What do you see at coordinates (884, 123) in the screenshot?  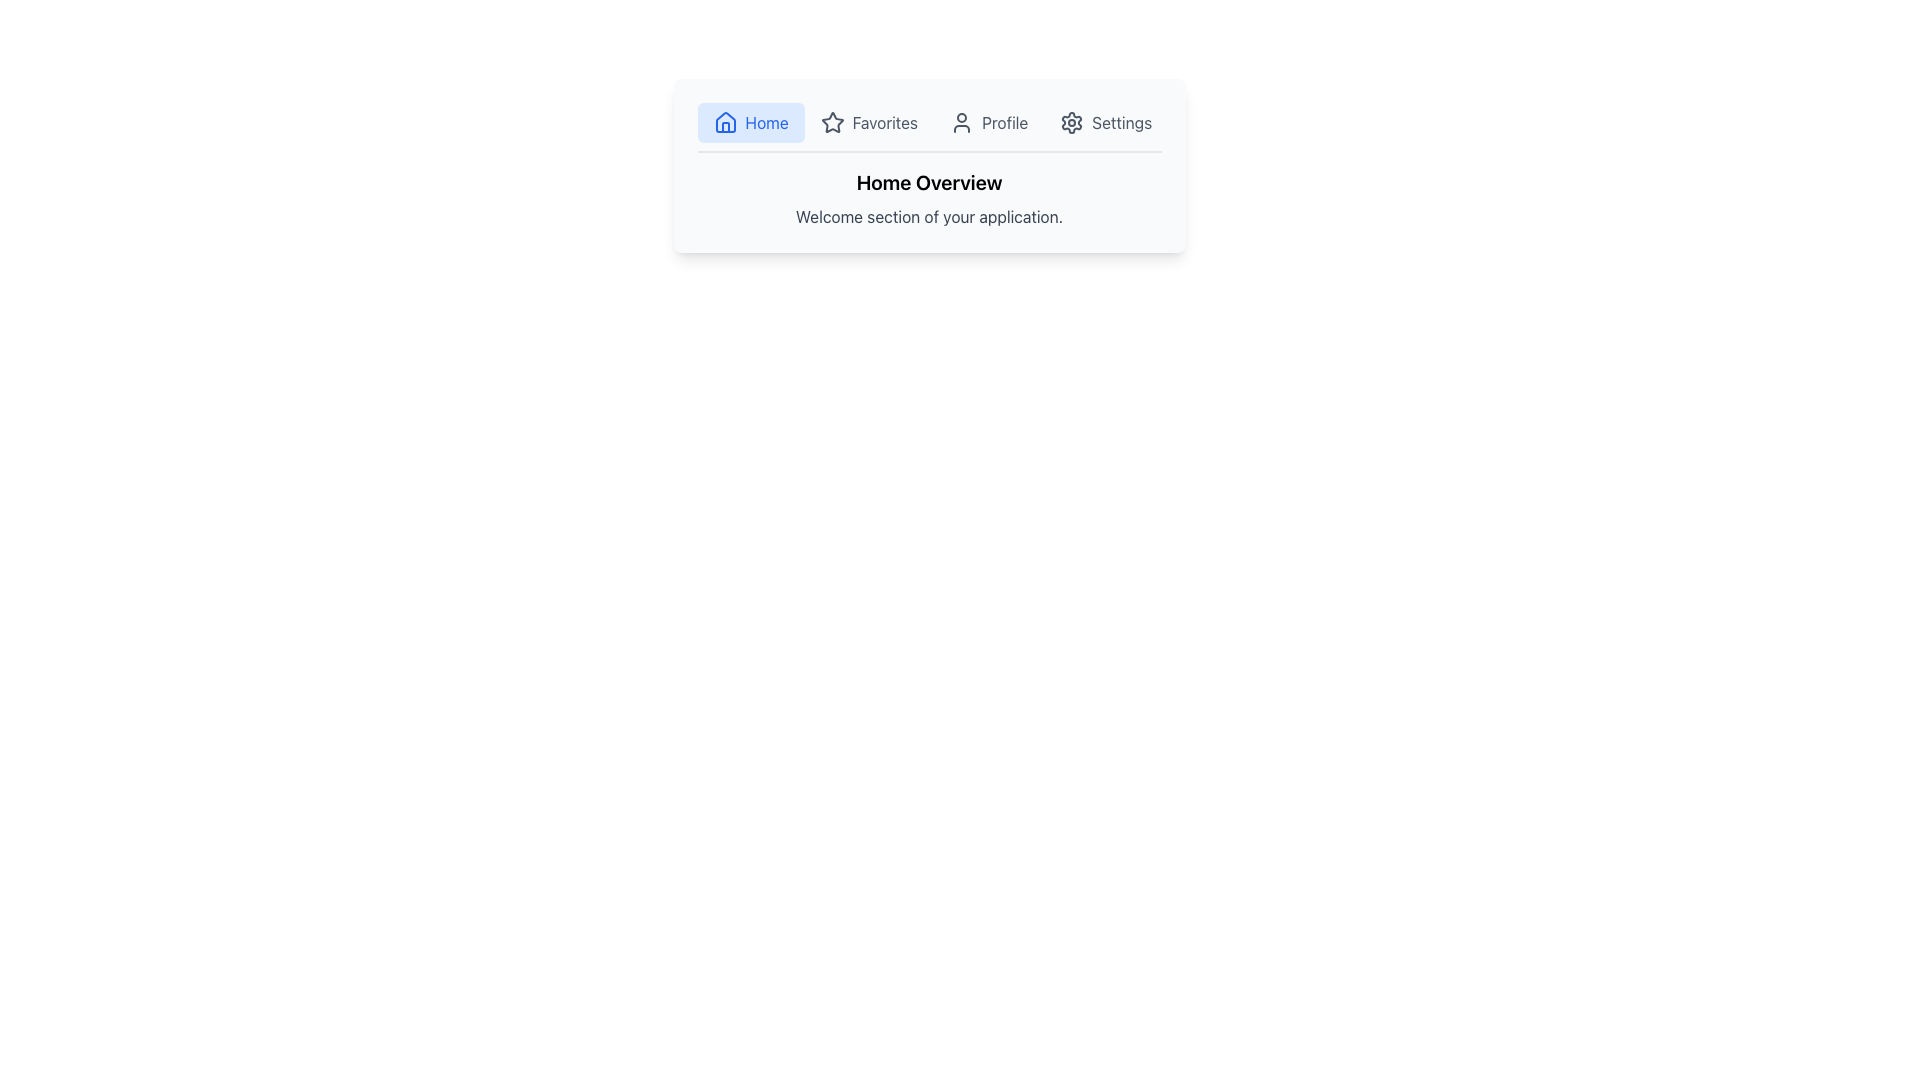 I see `the 'Favorites' label in the navigation menu, which is positioned to the right of the star icon` at bounding box center [884, 123].